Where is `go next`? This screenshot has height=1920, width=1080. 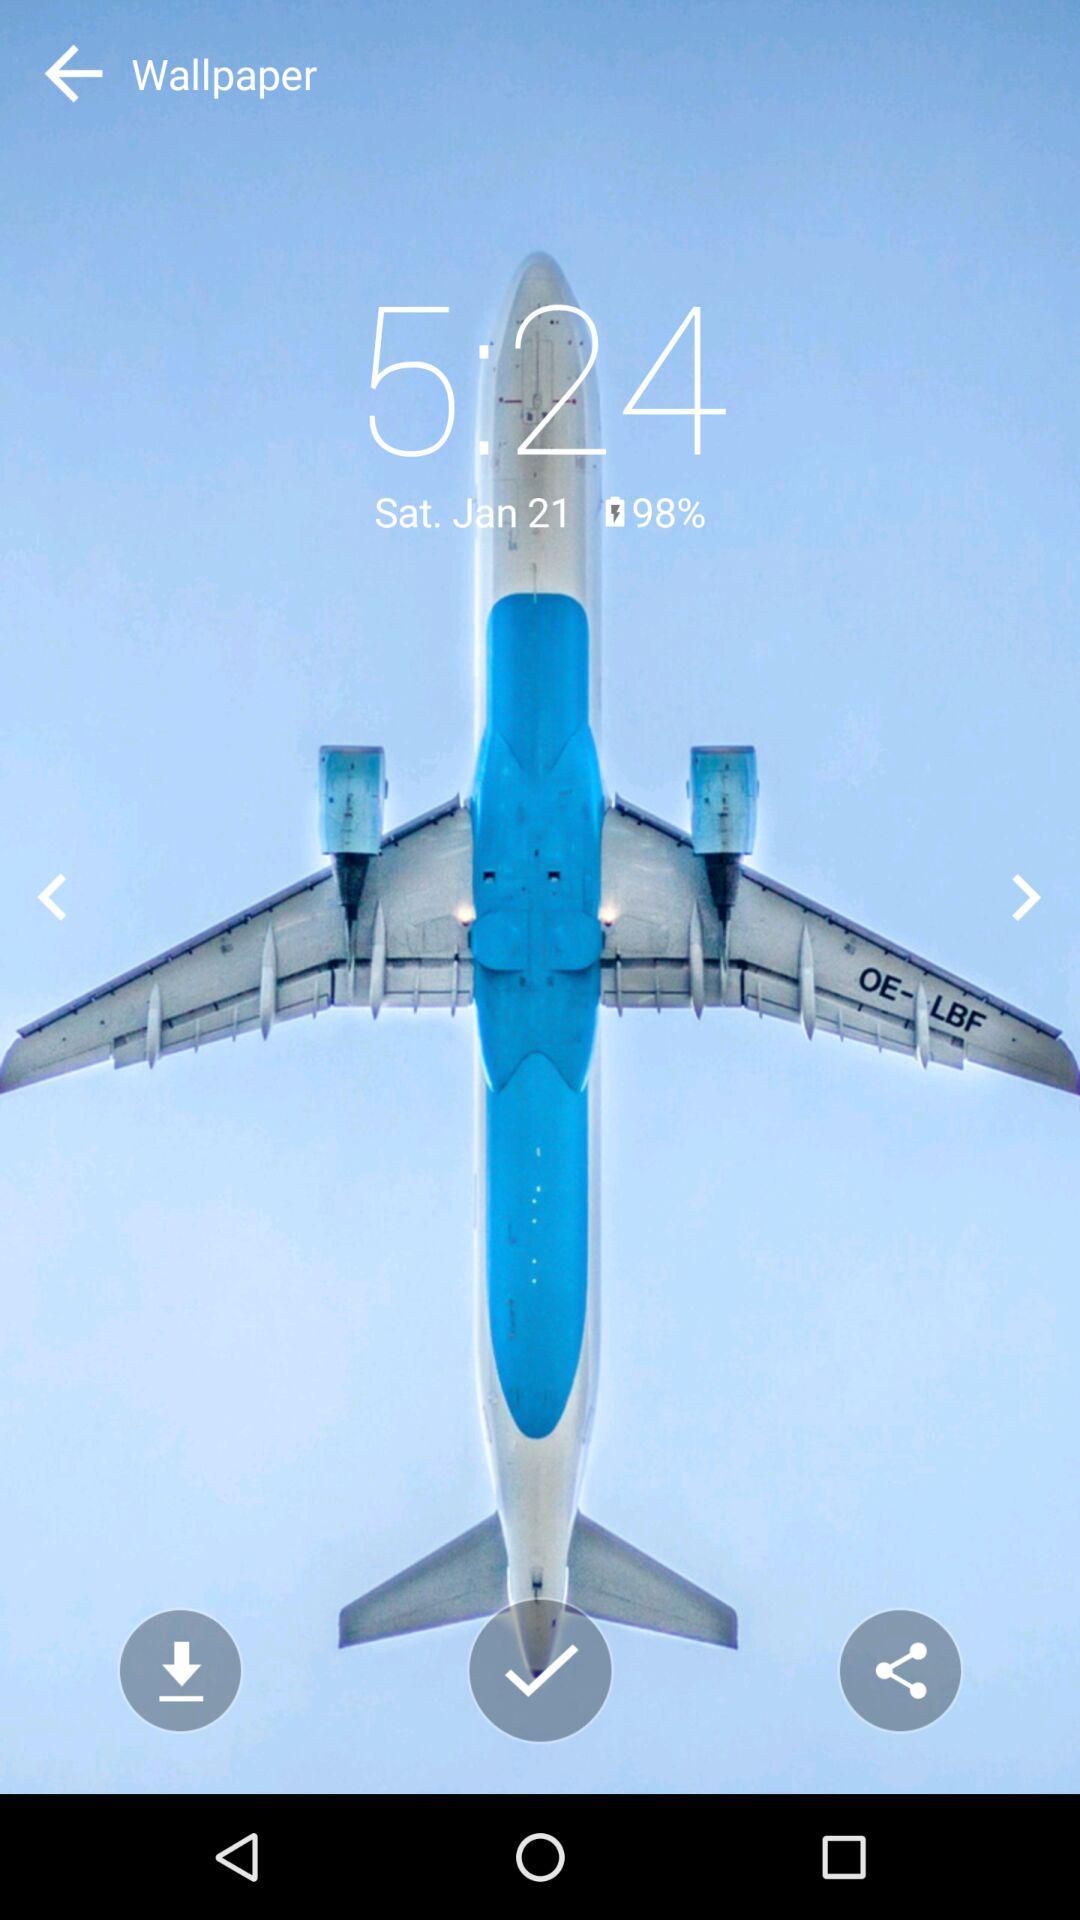
go next is located at coordinates (1027, 896).